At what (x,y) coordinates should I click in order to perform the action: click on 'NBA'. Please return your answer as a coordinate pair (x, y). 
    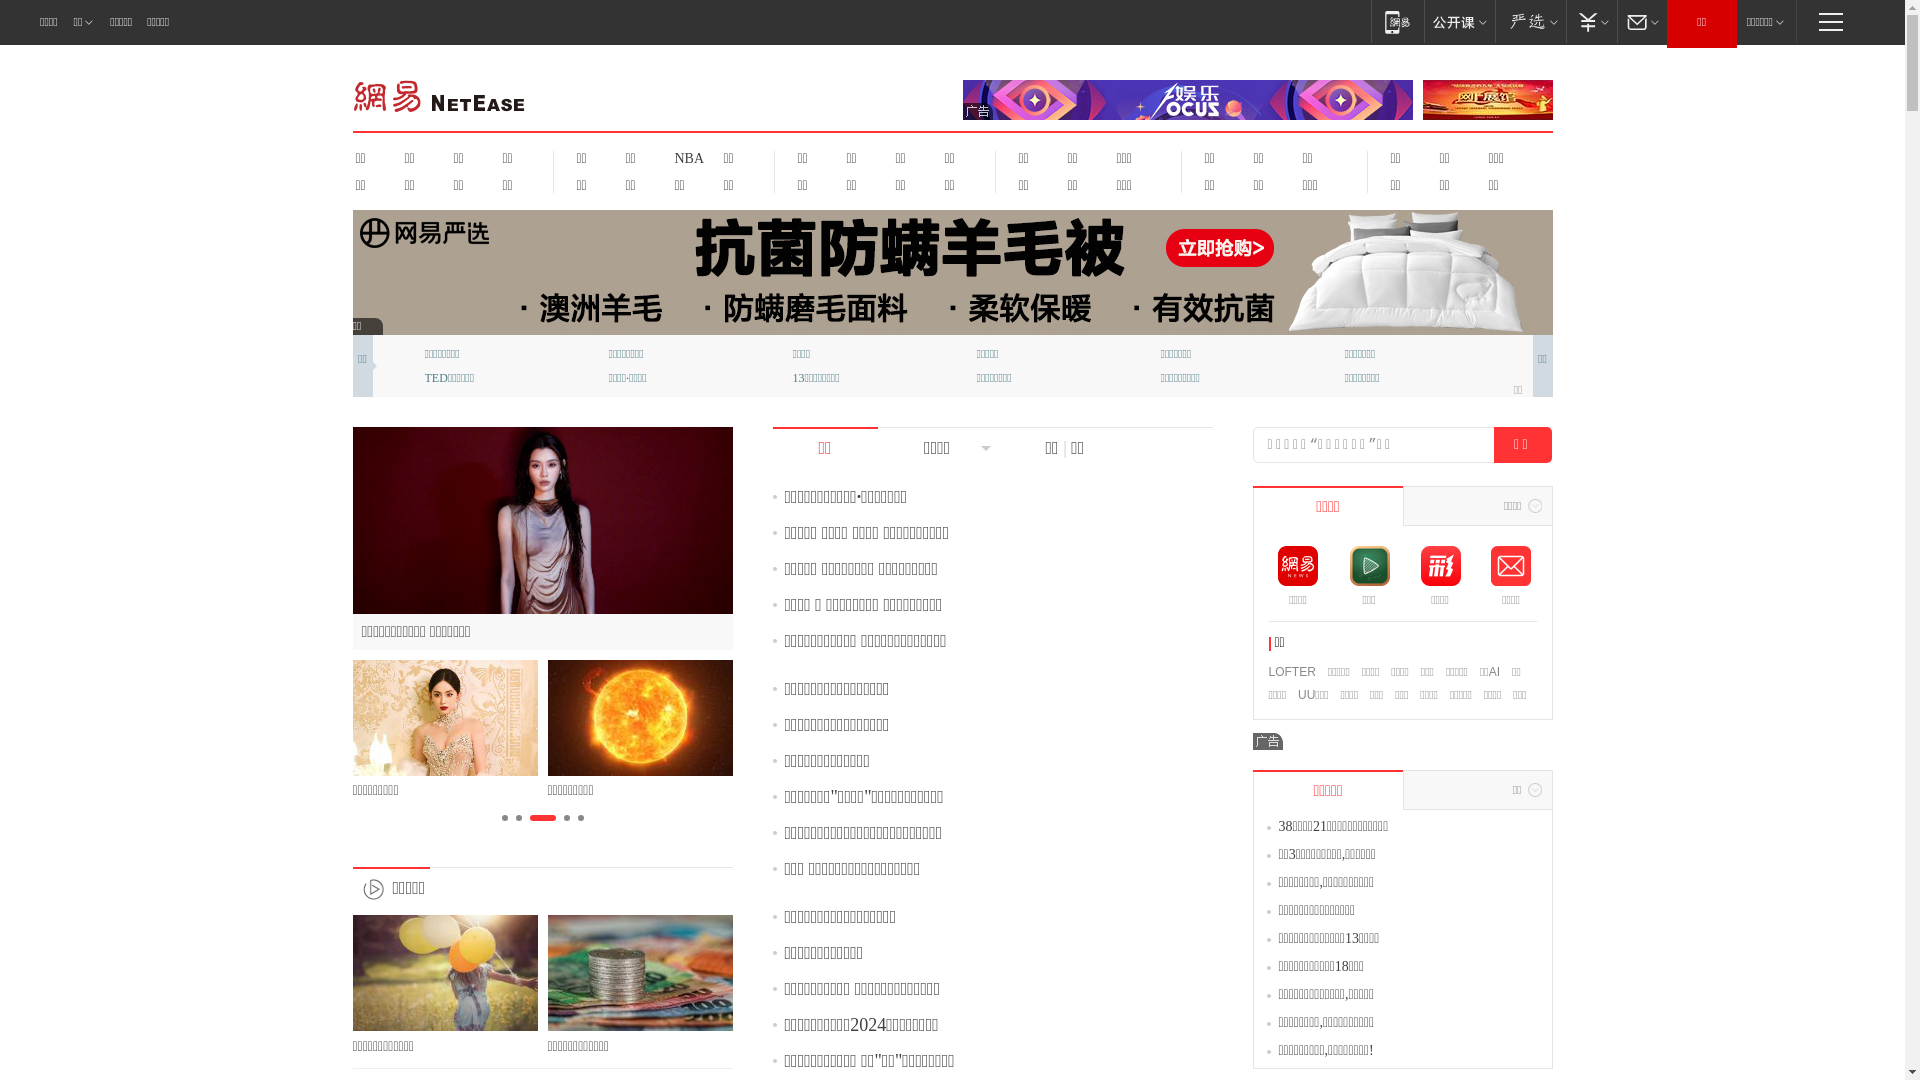
    Looking at the image, I should click on (686, 157).